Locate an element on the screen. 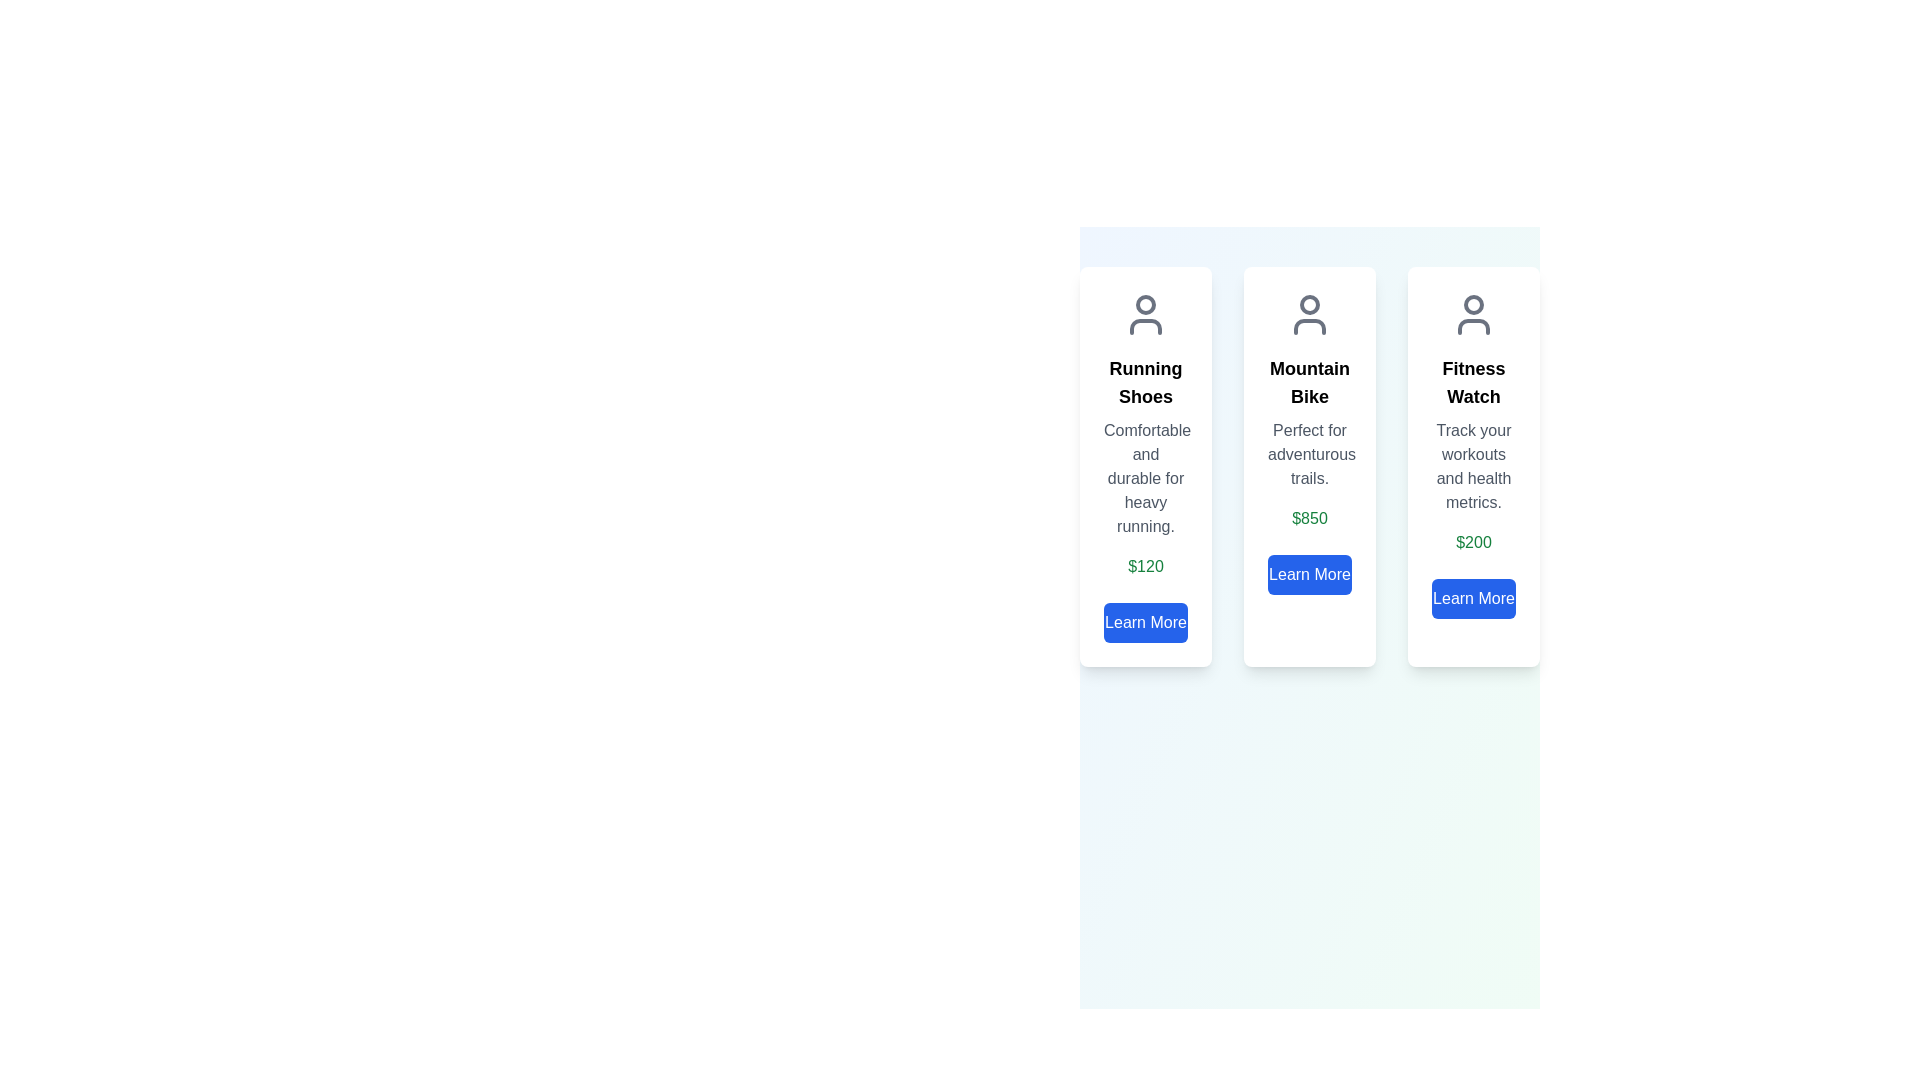  the heading labeled 'Fitness Watch', which is styled in bold and large font, located in the third product card above the description text is located at coordinates (1473, 382).